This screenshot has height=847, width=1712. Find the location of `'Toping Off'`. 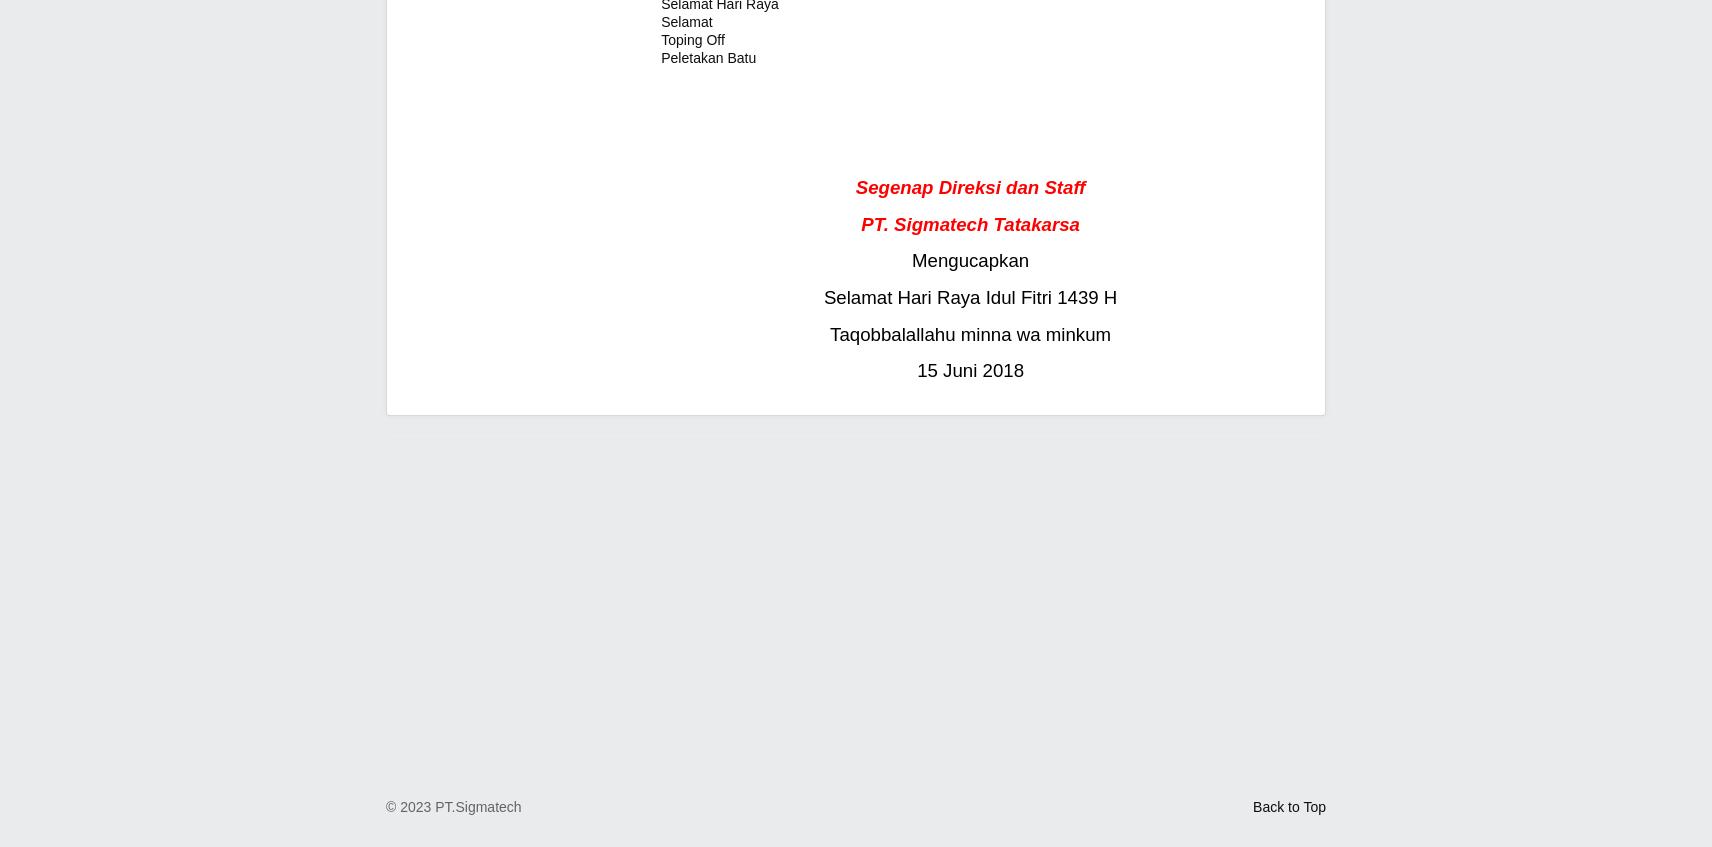

'Toping Off' is located at coordinates (692, 38).